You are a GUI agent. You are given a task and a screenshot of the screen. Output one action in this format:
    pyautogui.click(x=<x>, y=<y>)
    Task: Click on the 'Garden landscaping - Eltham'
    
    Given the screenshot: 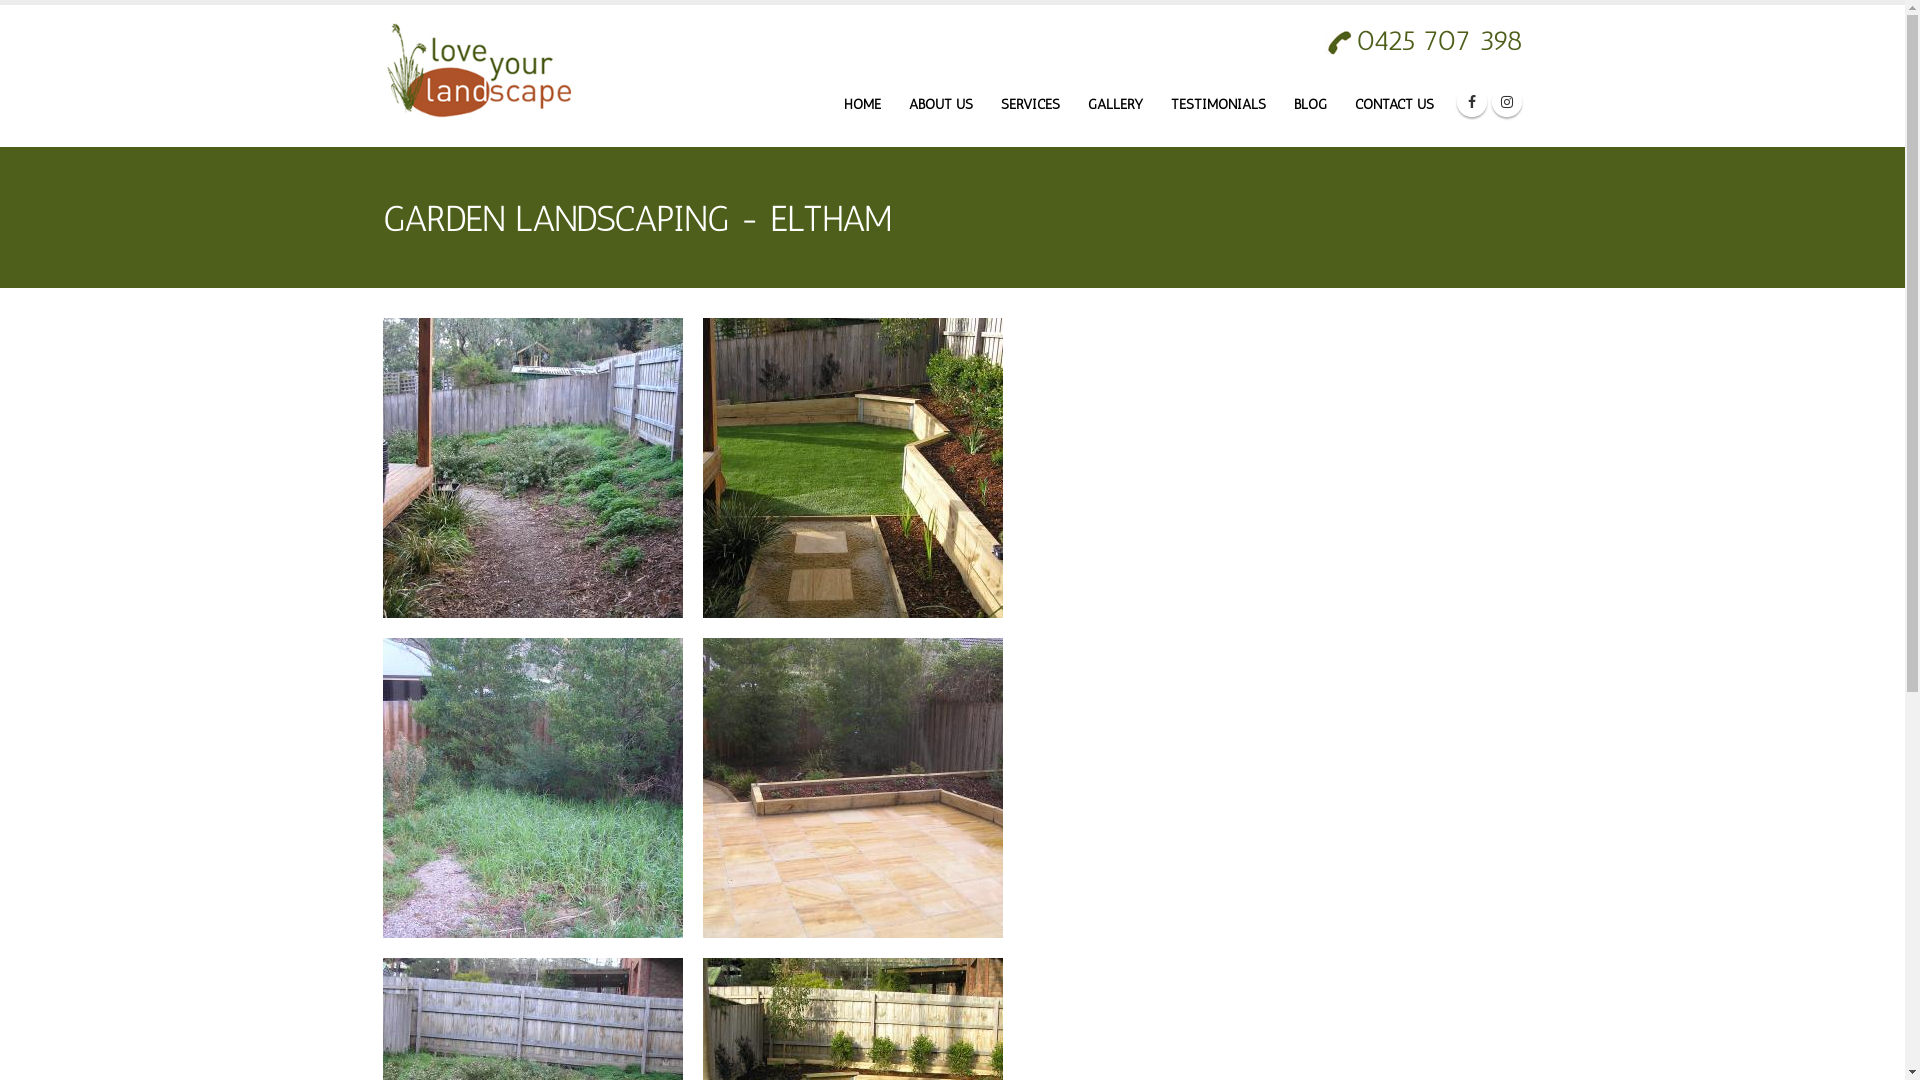 What is the action you would take?
    pyautogui.click(x=851, y=786)
    